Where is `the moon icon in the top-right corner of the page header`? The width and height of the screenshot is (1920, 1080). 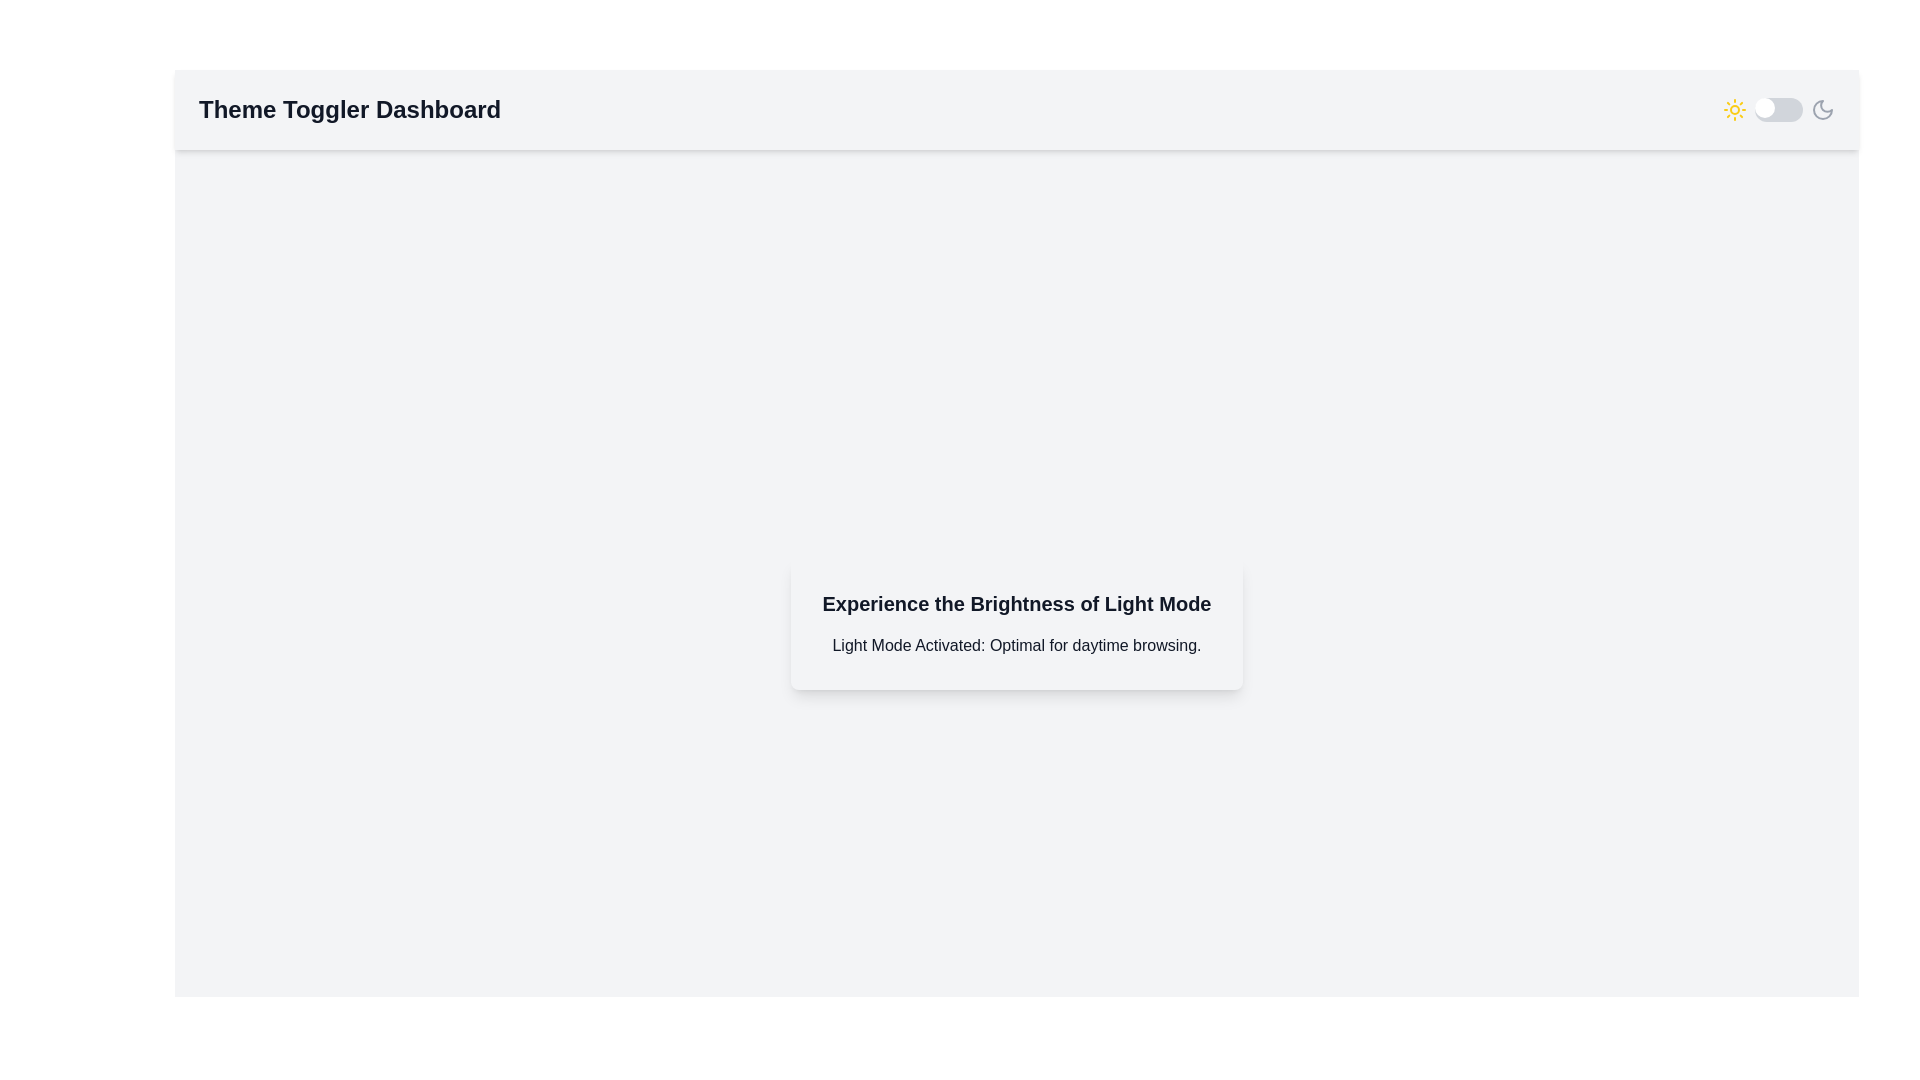 the moon icon in the top-right corner of the page header is located at coordinates (1823, 110).